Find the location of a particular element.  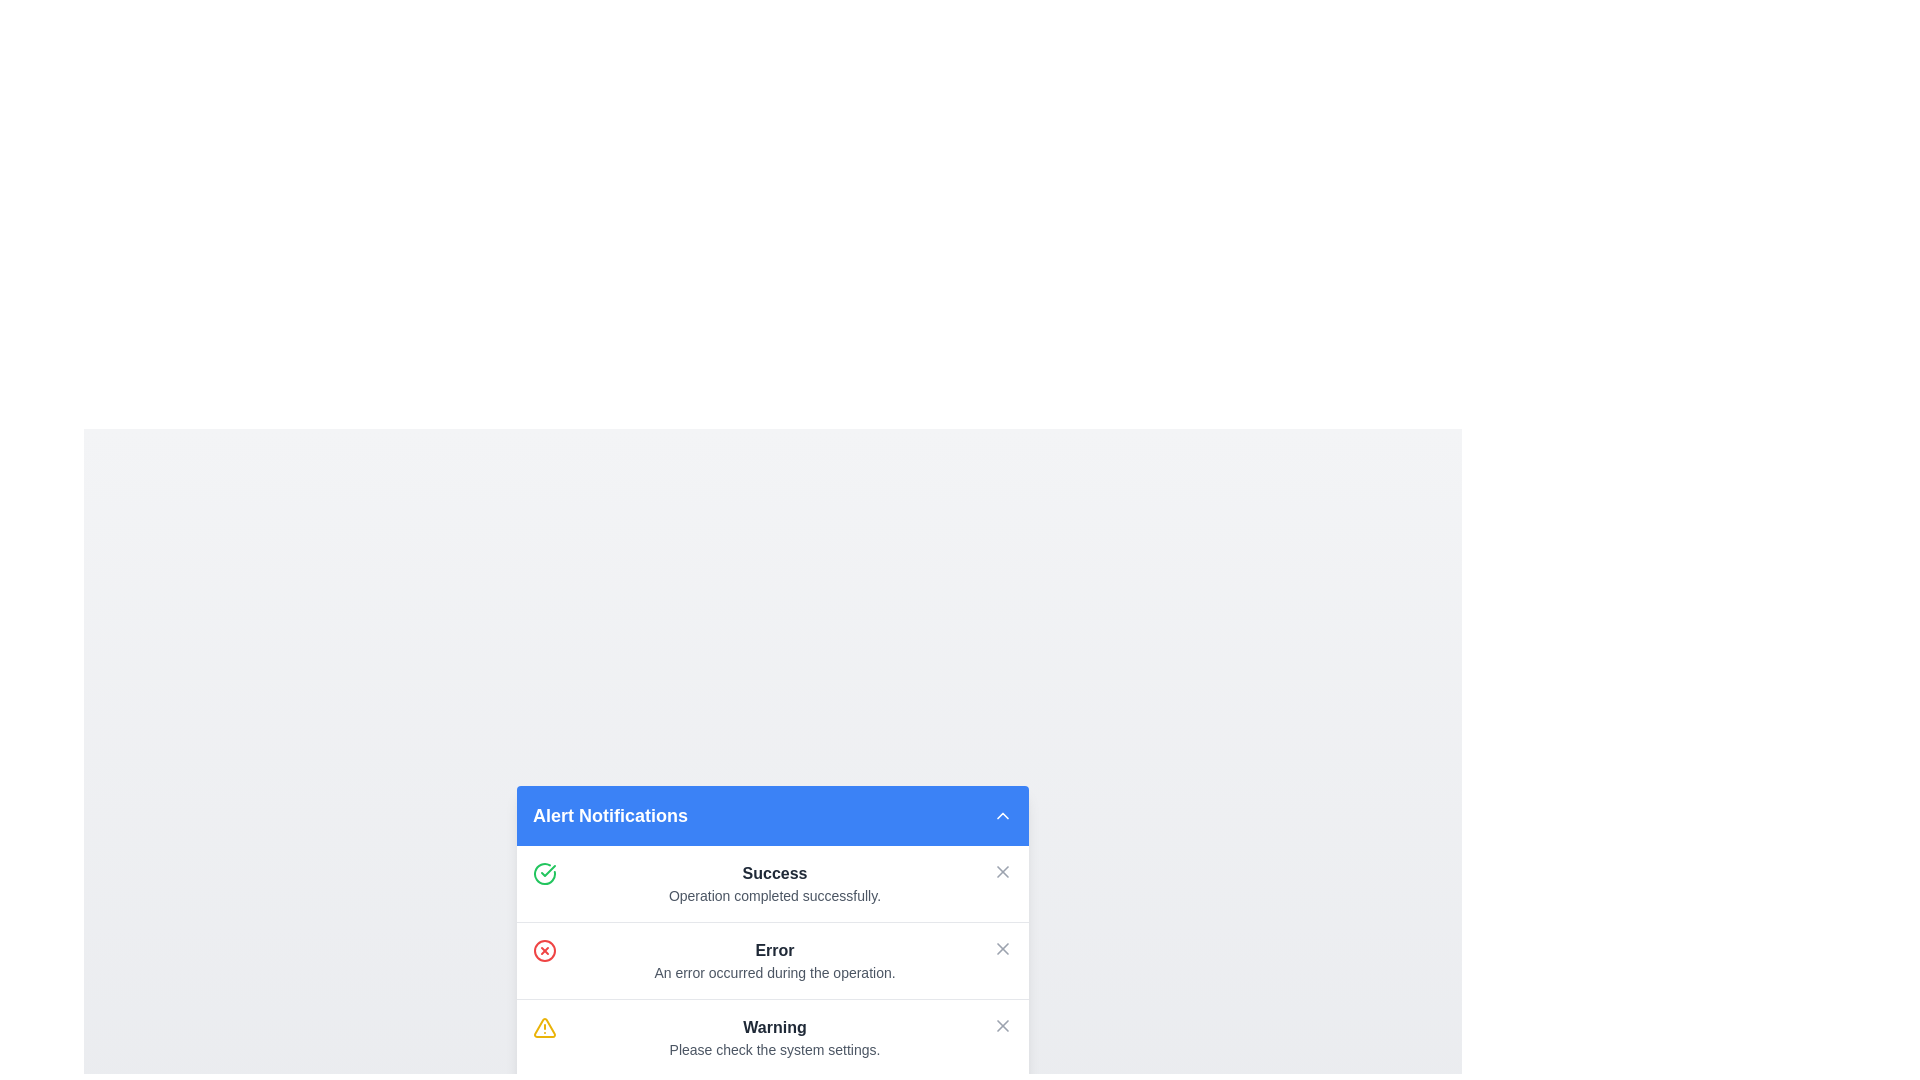

the circular red outlined icon with an 'X' symbol, indicating an error, located in the 'Alert Notifications' section beside the text 'Error' and the message 'An error occurred during the operation.' is located at coordinates (545, 948).